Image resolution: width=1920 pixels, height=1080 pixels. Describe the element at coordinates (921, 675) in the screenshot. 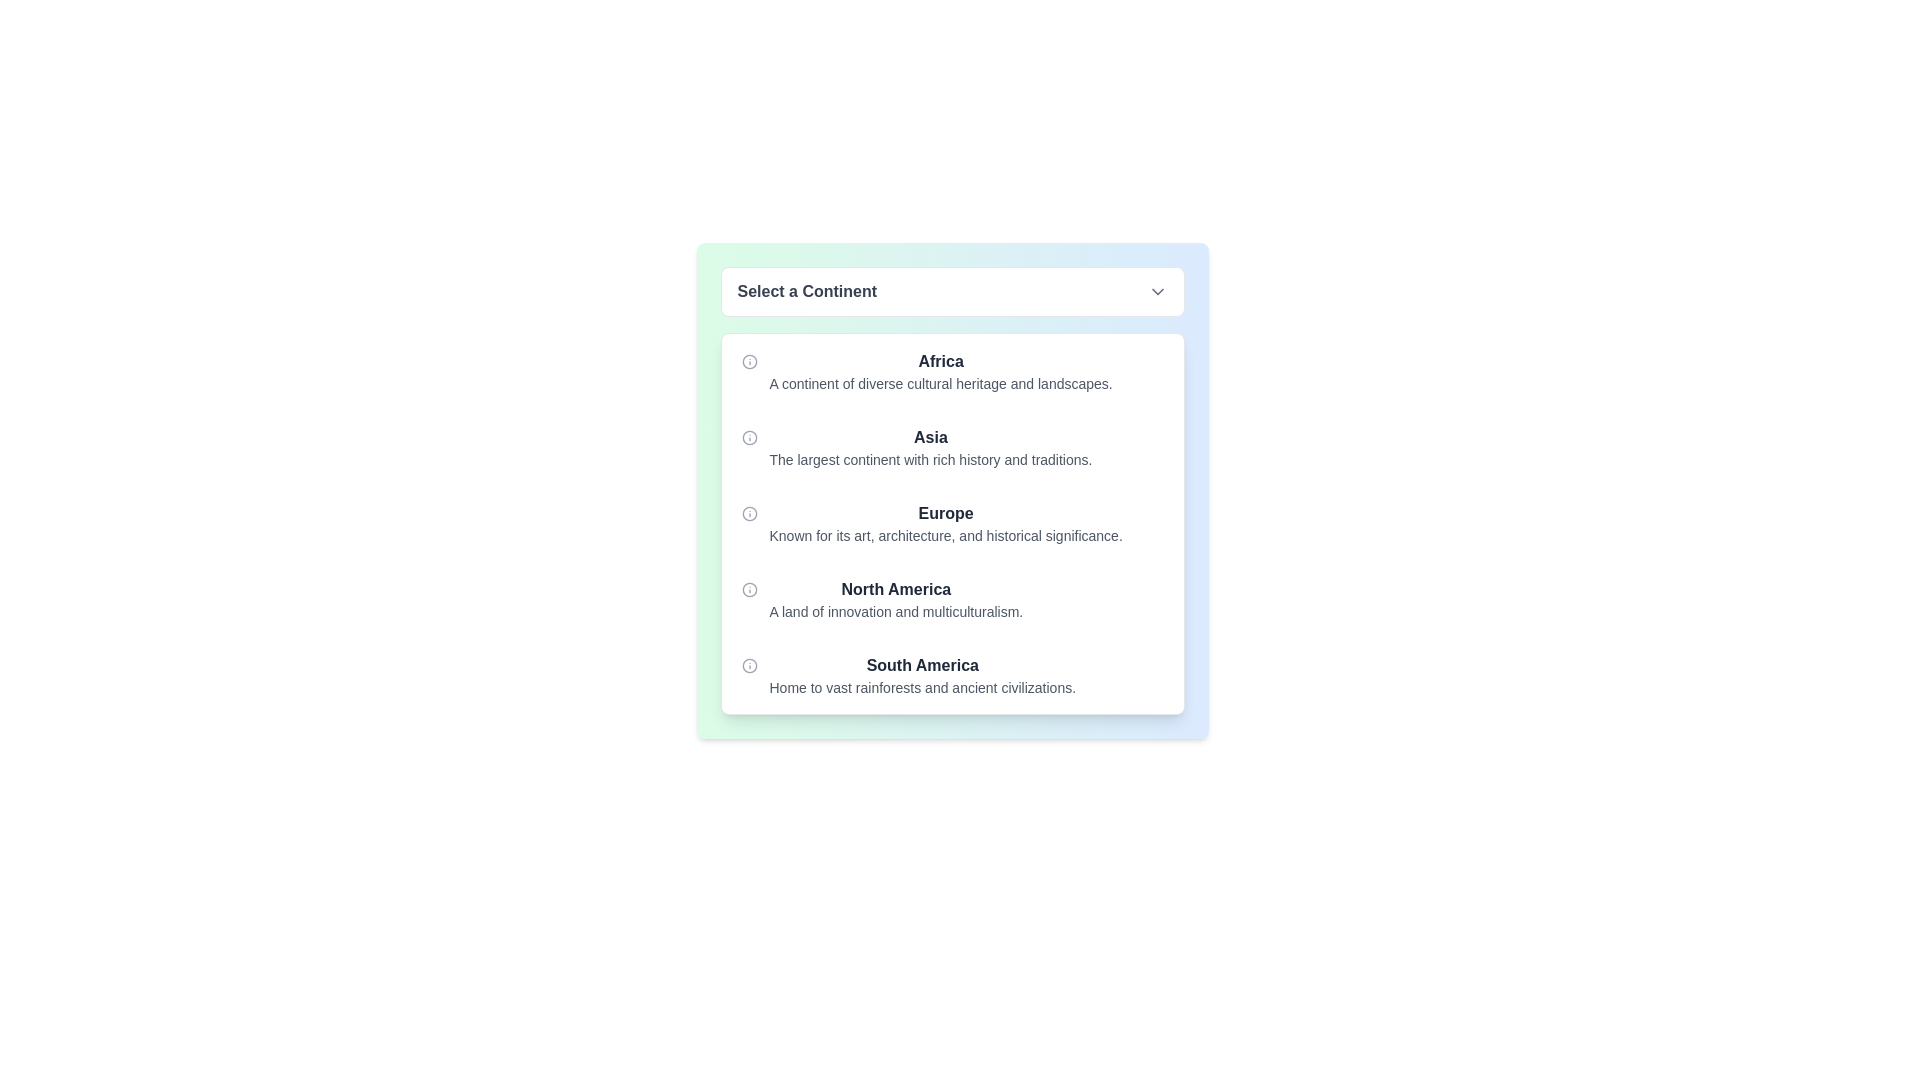

I see `to select the continent 'South America' from the dropdown menu panel, which is the last option in the list of continents` at that location.